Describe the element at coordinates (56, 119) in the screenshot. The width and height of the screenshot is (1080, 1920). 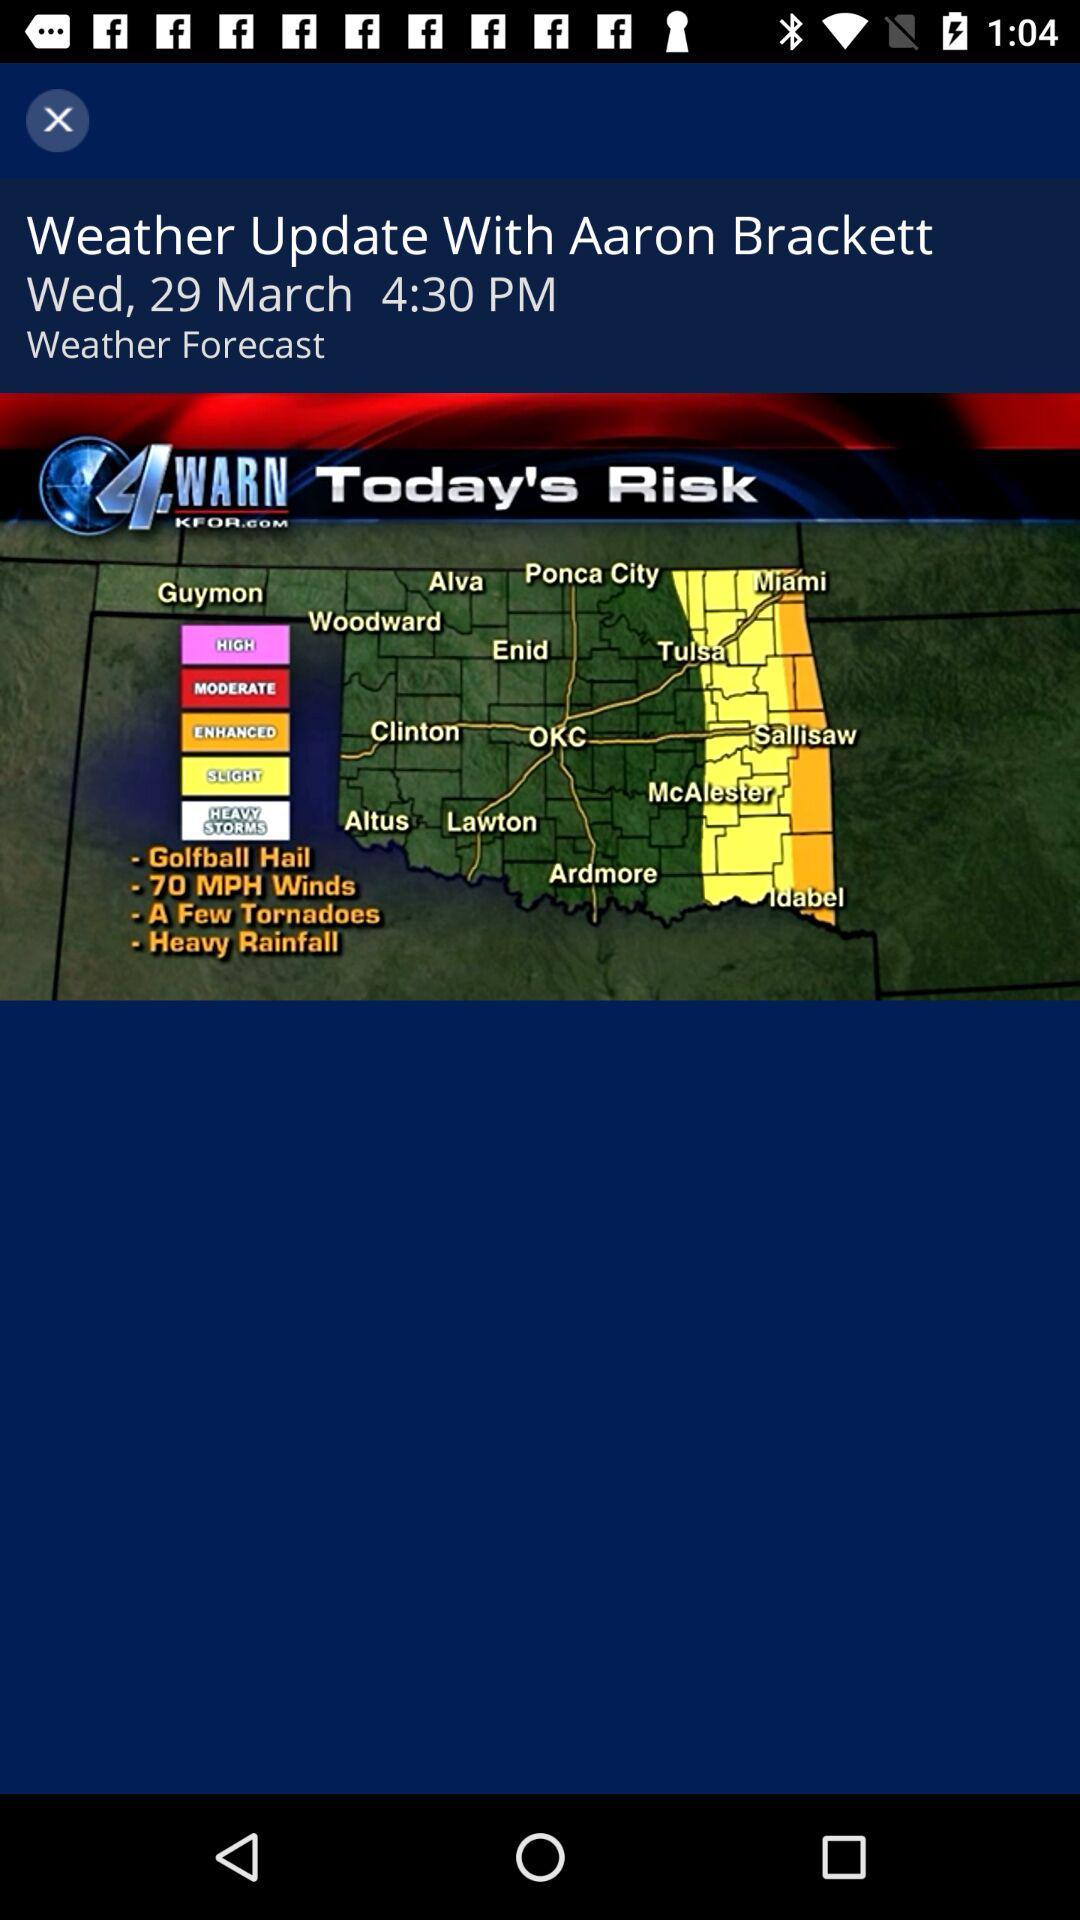
I see `the close icon` at that location.